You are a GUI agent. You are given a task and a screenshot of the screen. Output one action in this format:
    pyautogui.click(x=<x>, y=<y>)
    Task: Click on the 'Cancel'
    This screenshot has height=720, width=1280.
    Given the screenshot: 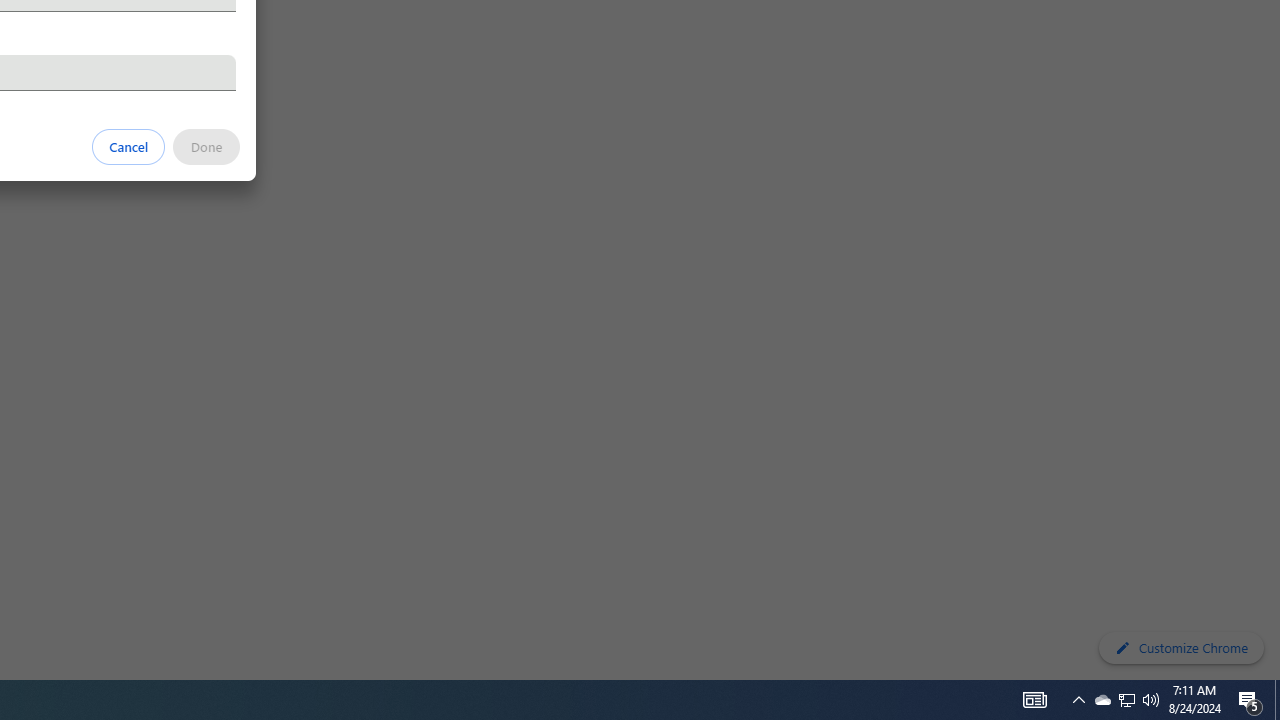 What is the action you would take?
    pyautogui.click(x=128, y=145)
    